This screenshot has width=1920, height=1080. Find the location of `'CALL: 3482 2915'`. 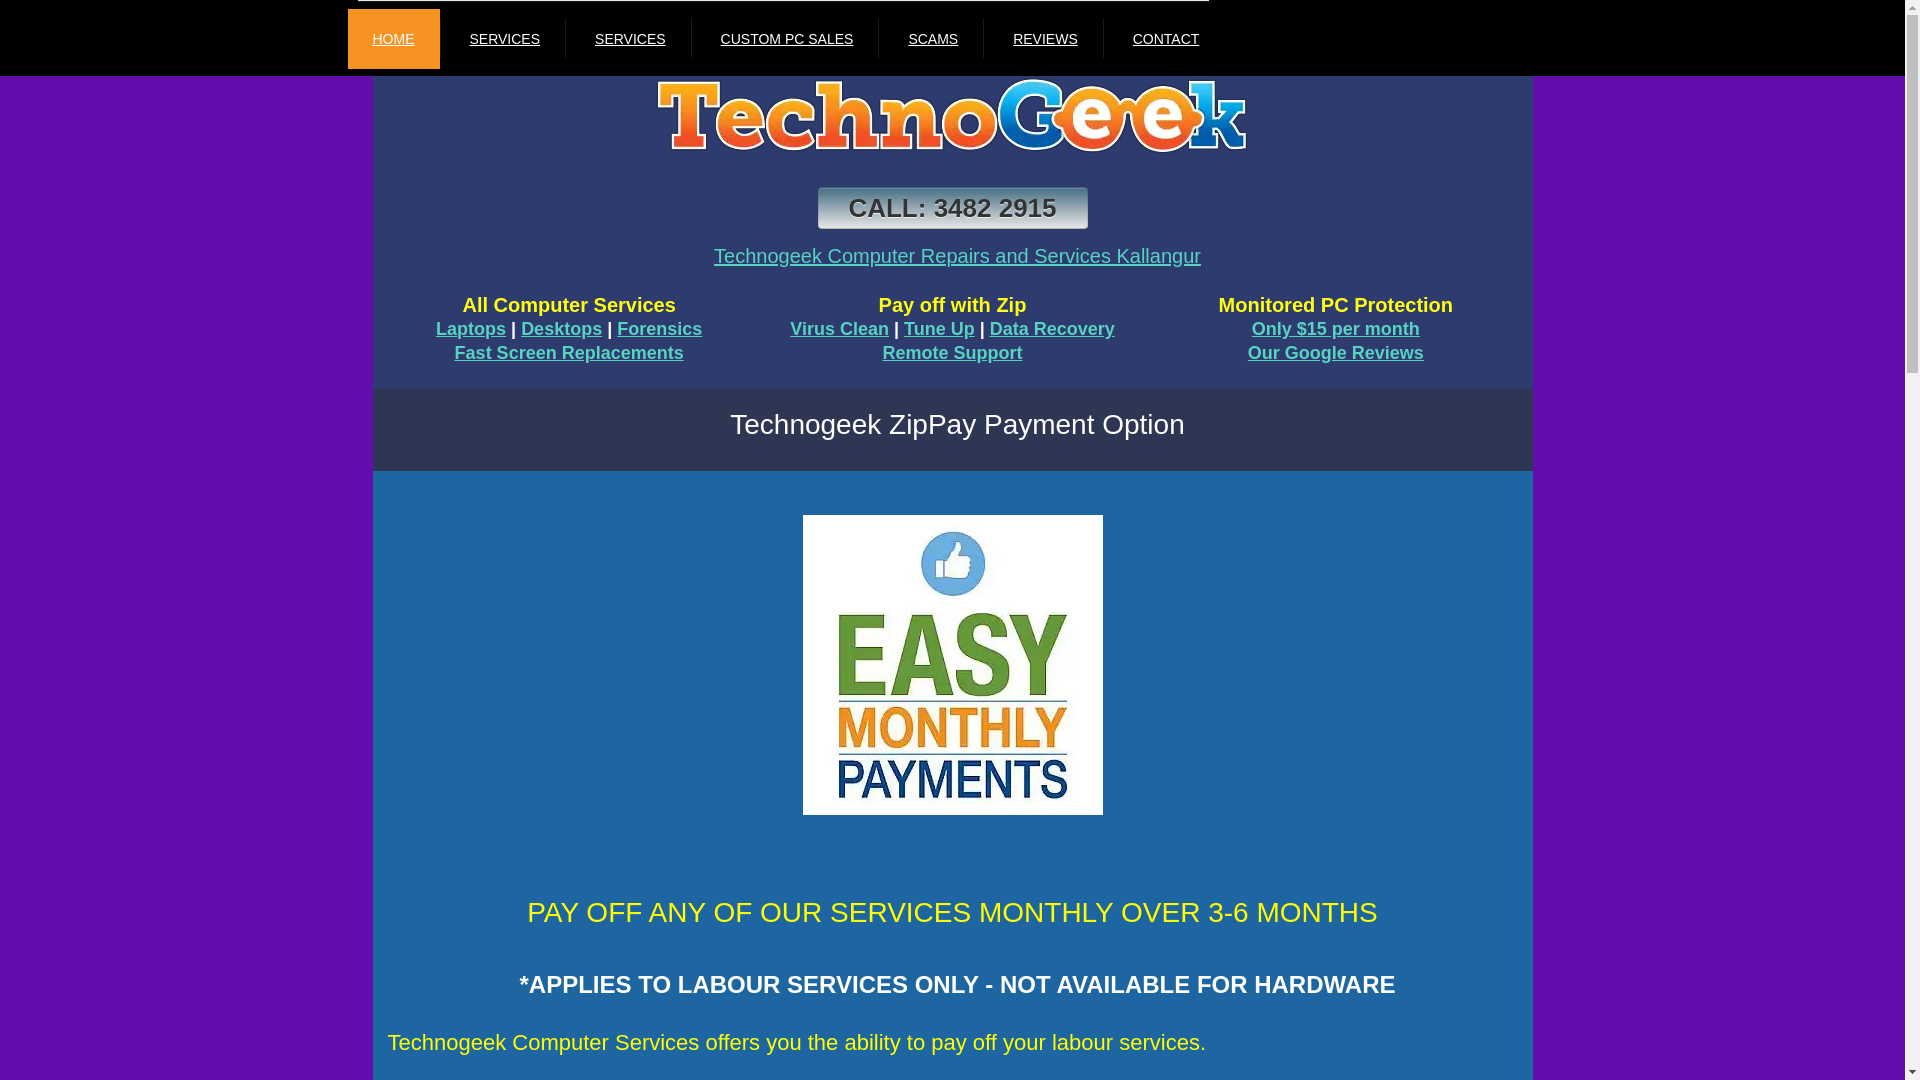

'CALL: 3482 2915' is located at coordinates (952, 208).